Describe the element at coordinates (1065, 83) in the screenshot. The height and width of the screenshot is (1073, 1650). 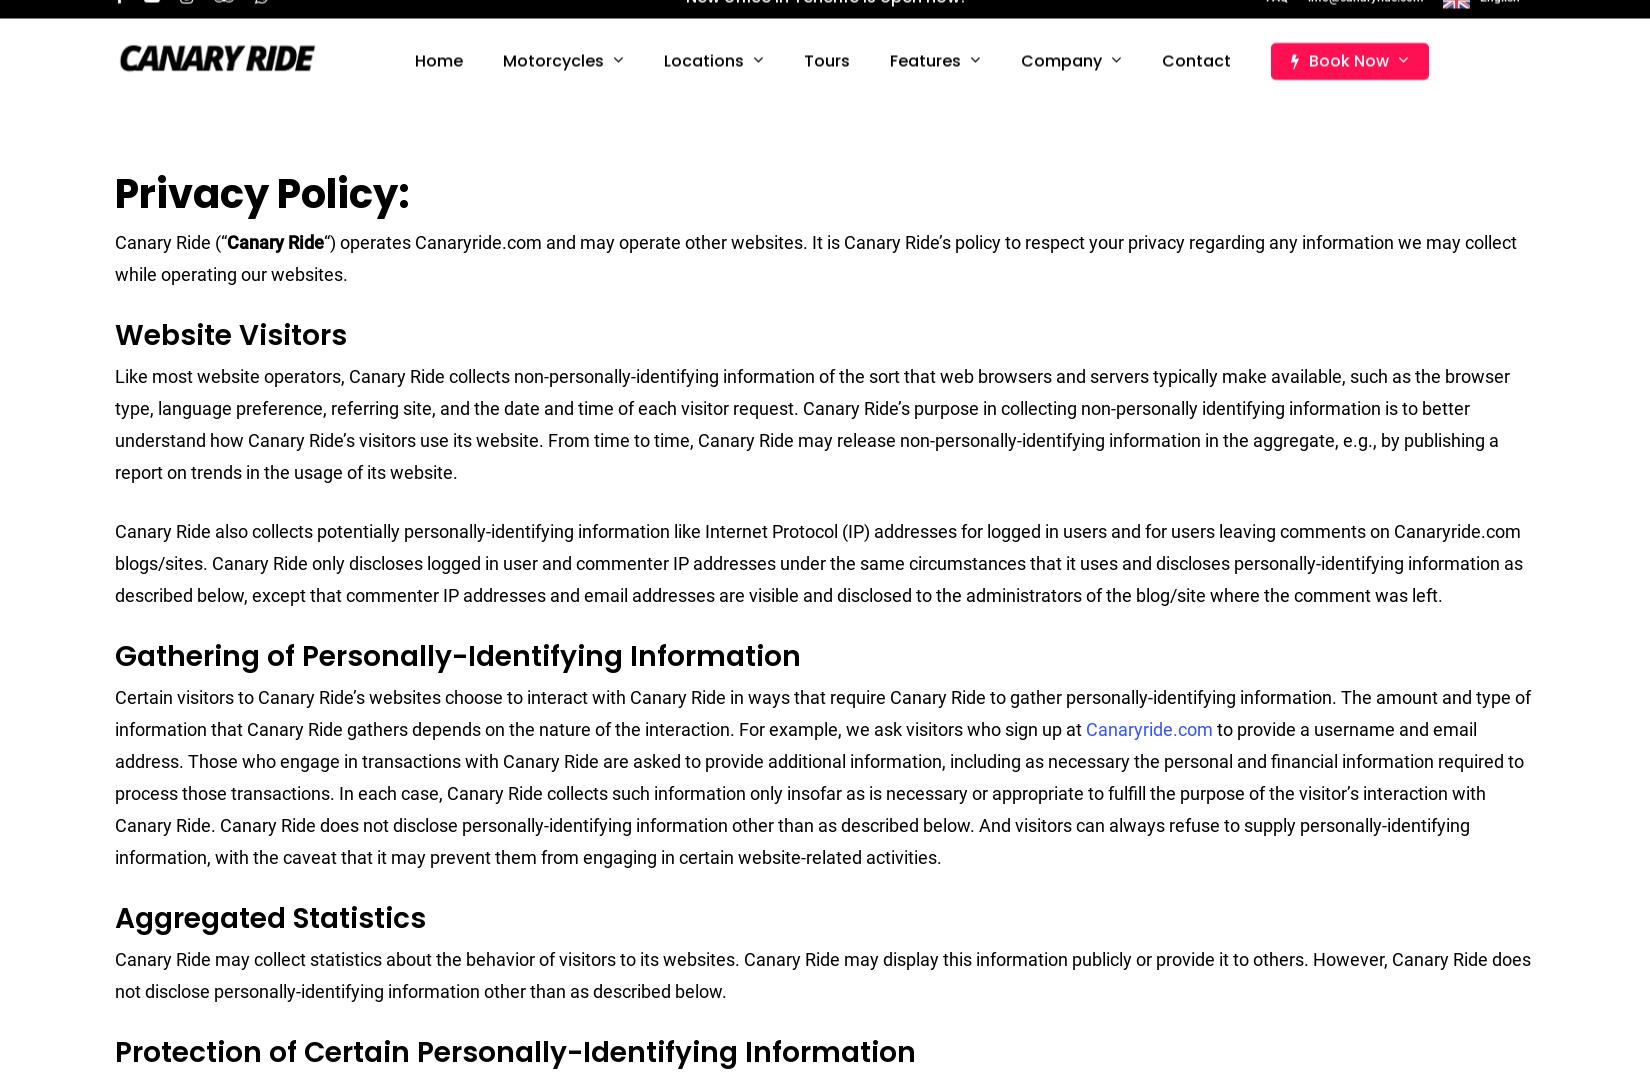
I see `'Company'` at that location.